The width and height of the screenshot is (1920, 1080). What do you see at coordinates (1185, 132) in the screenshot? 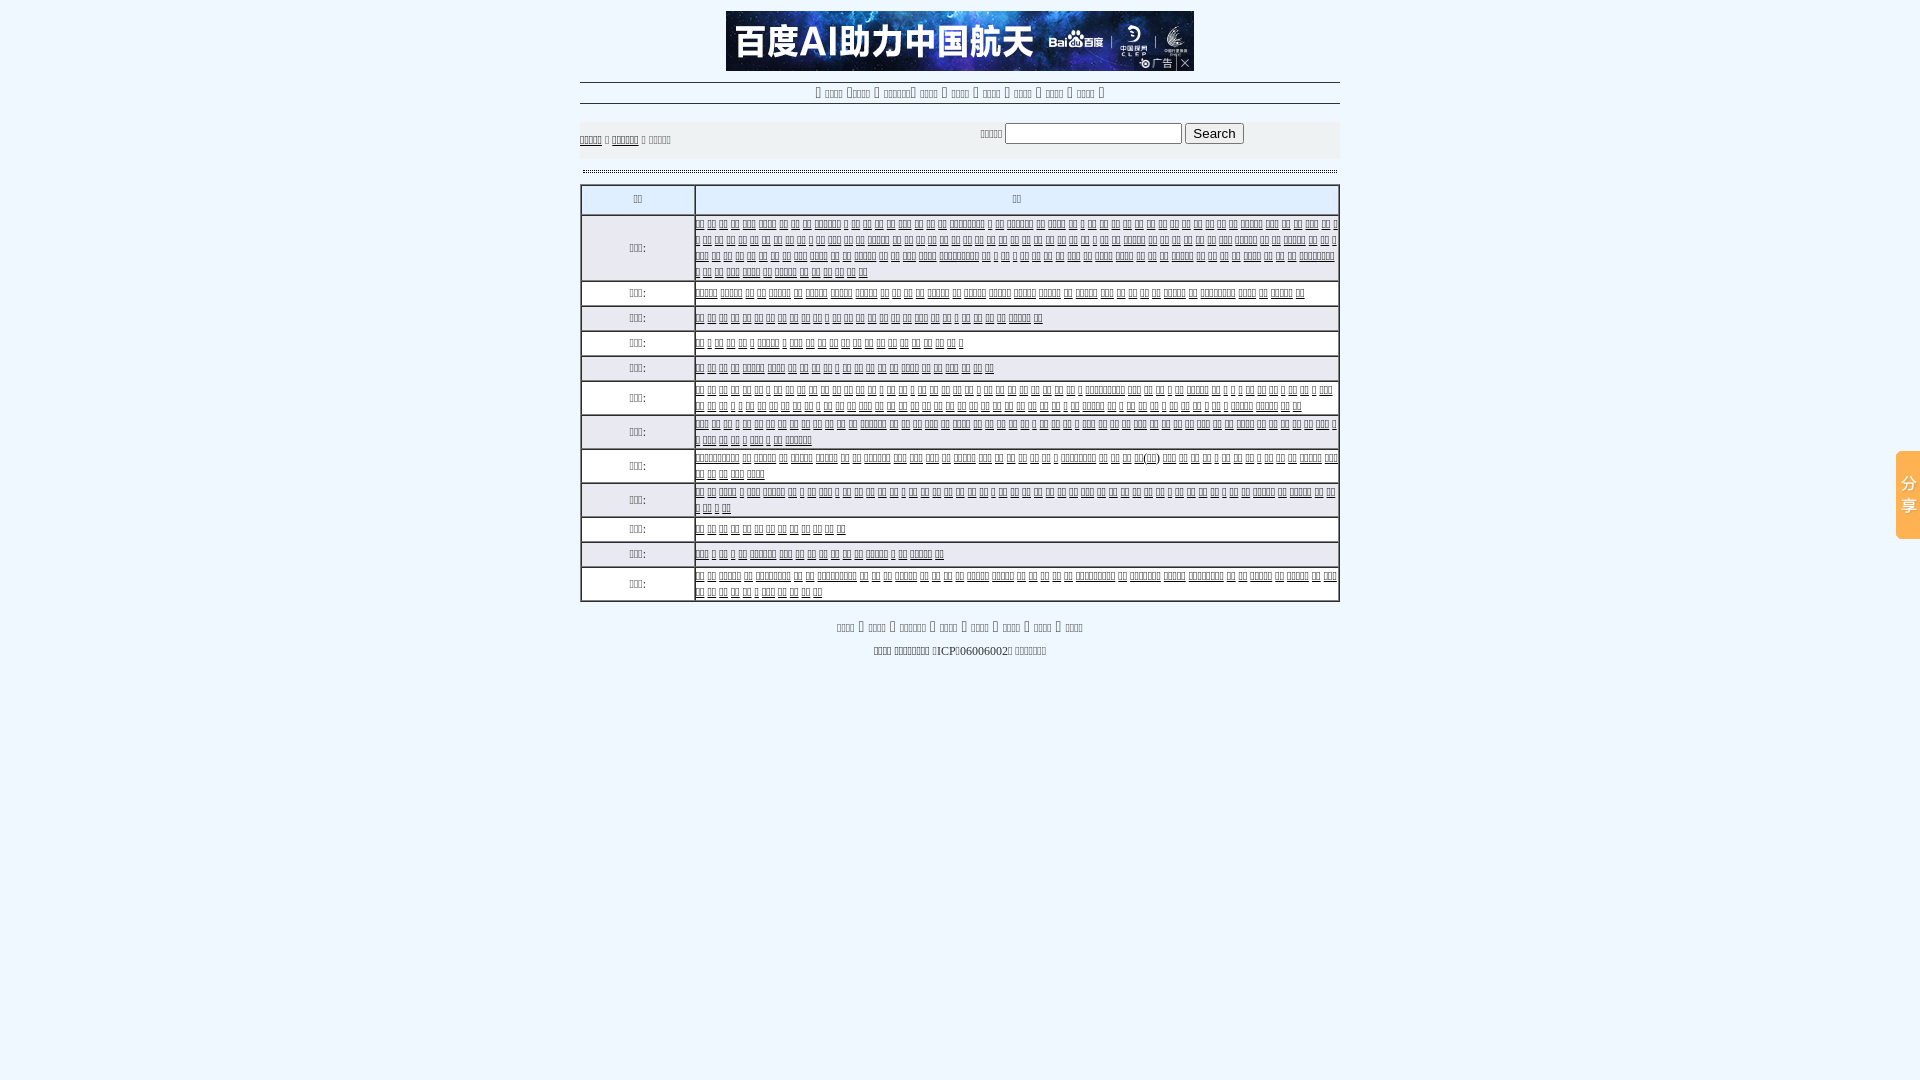
I see `'Search'` at bounding box center [1185, 132].